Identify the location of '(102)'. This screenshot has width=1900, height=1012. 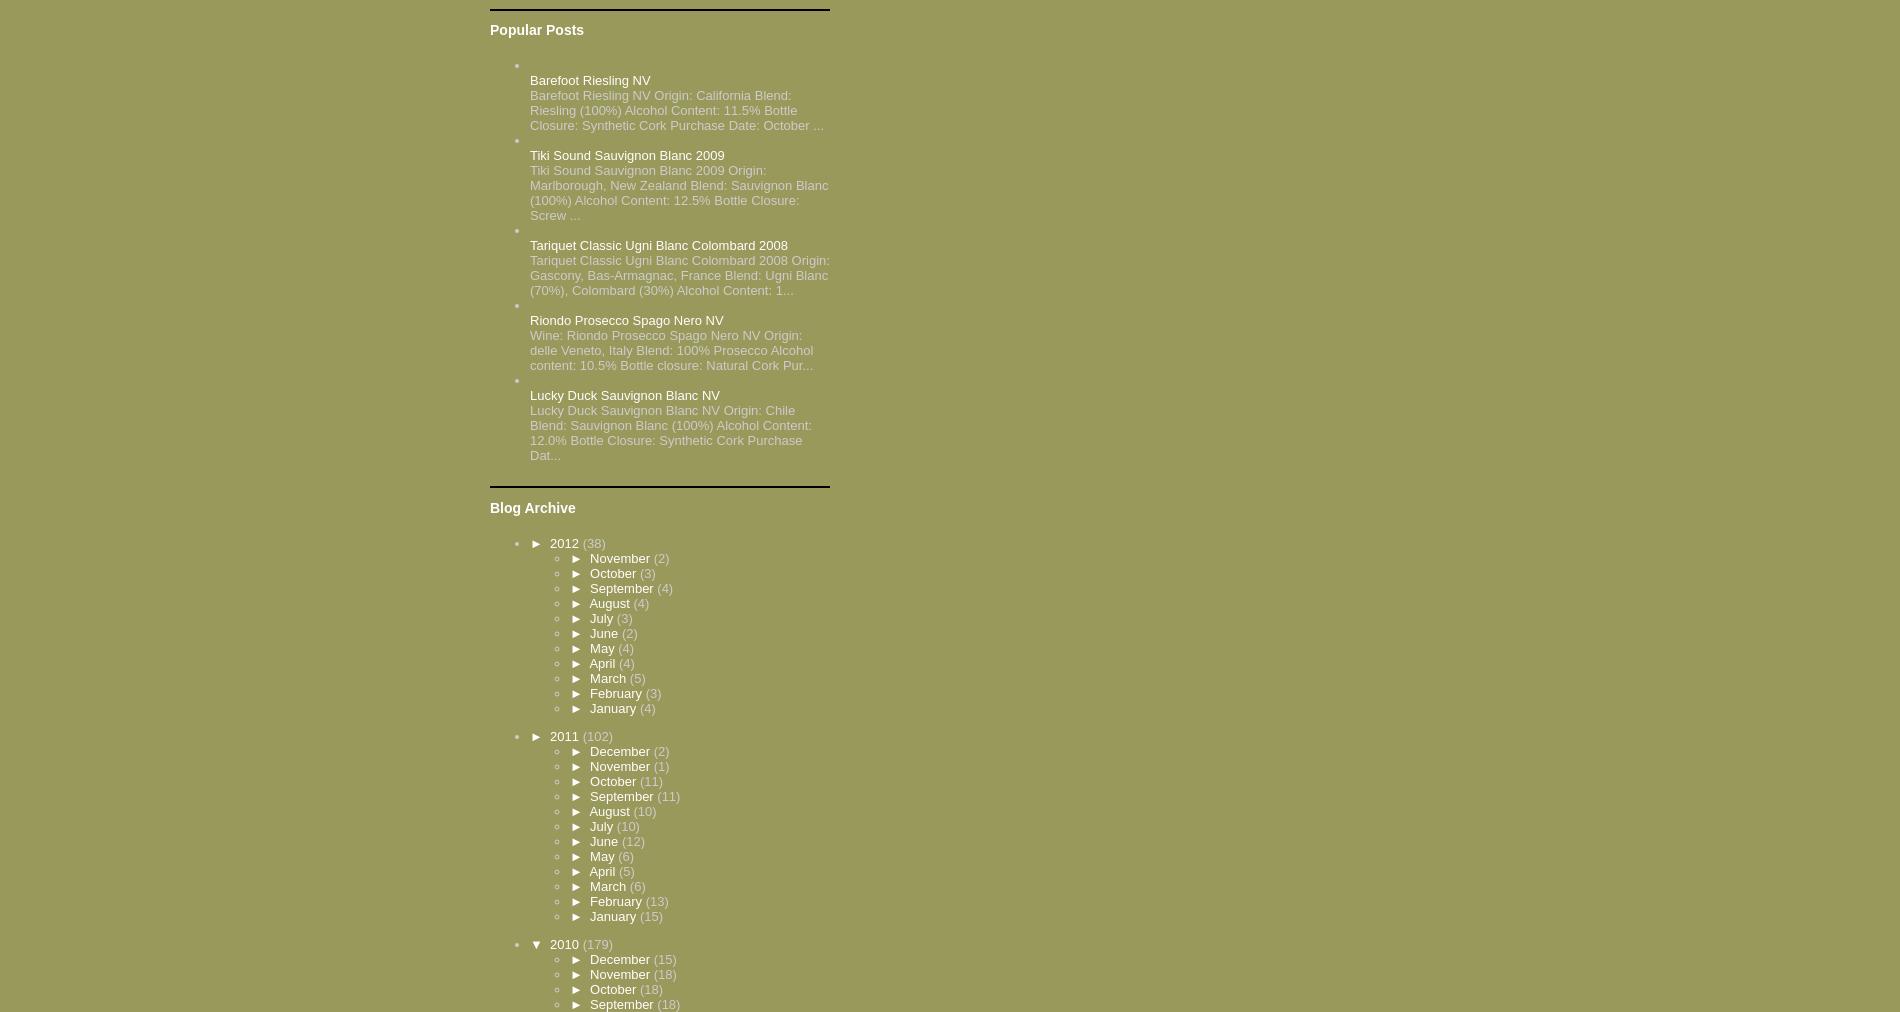
(597, 735).